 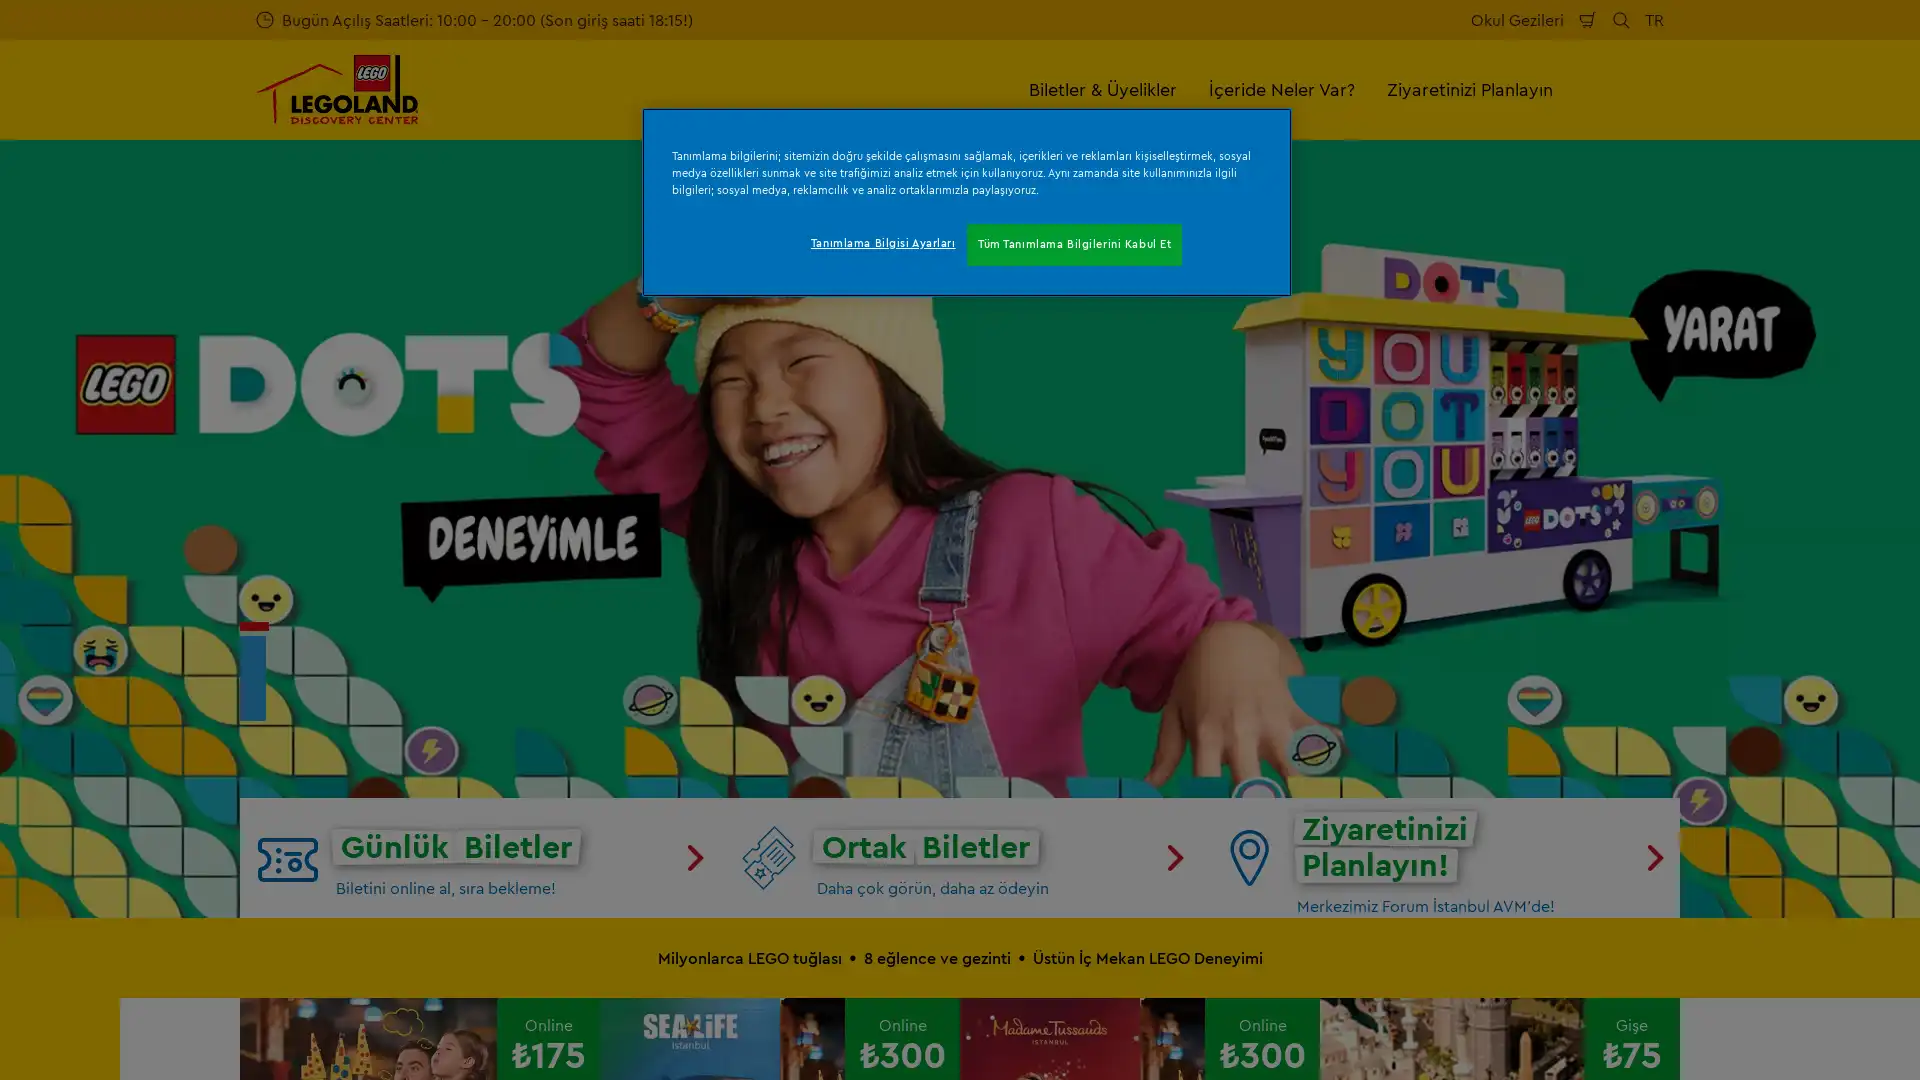 What do you see at coordinates (1102, 88) in the screenshot?
I see `Biletler & Uyelikler` at bounding box center [1102, 88].